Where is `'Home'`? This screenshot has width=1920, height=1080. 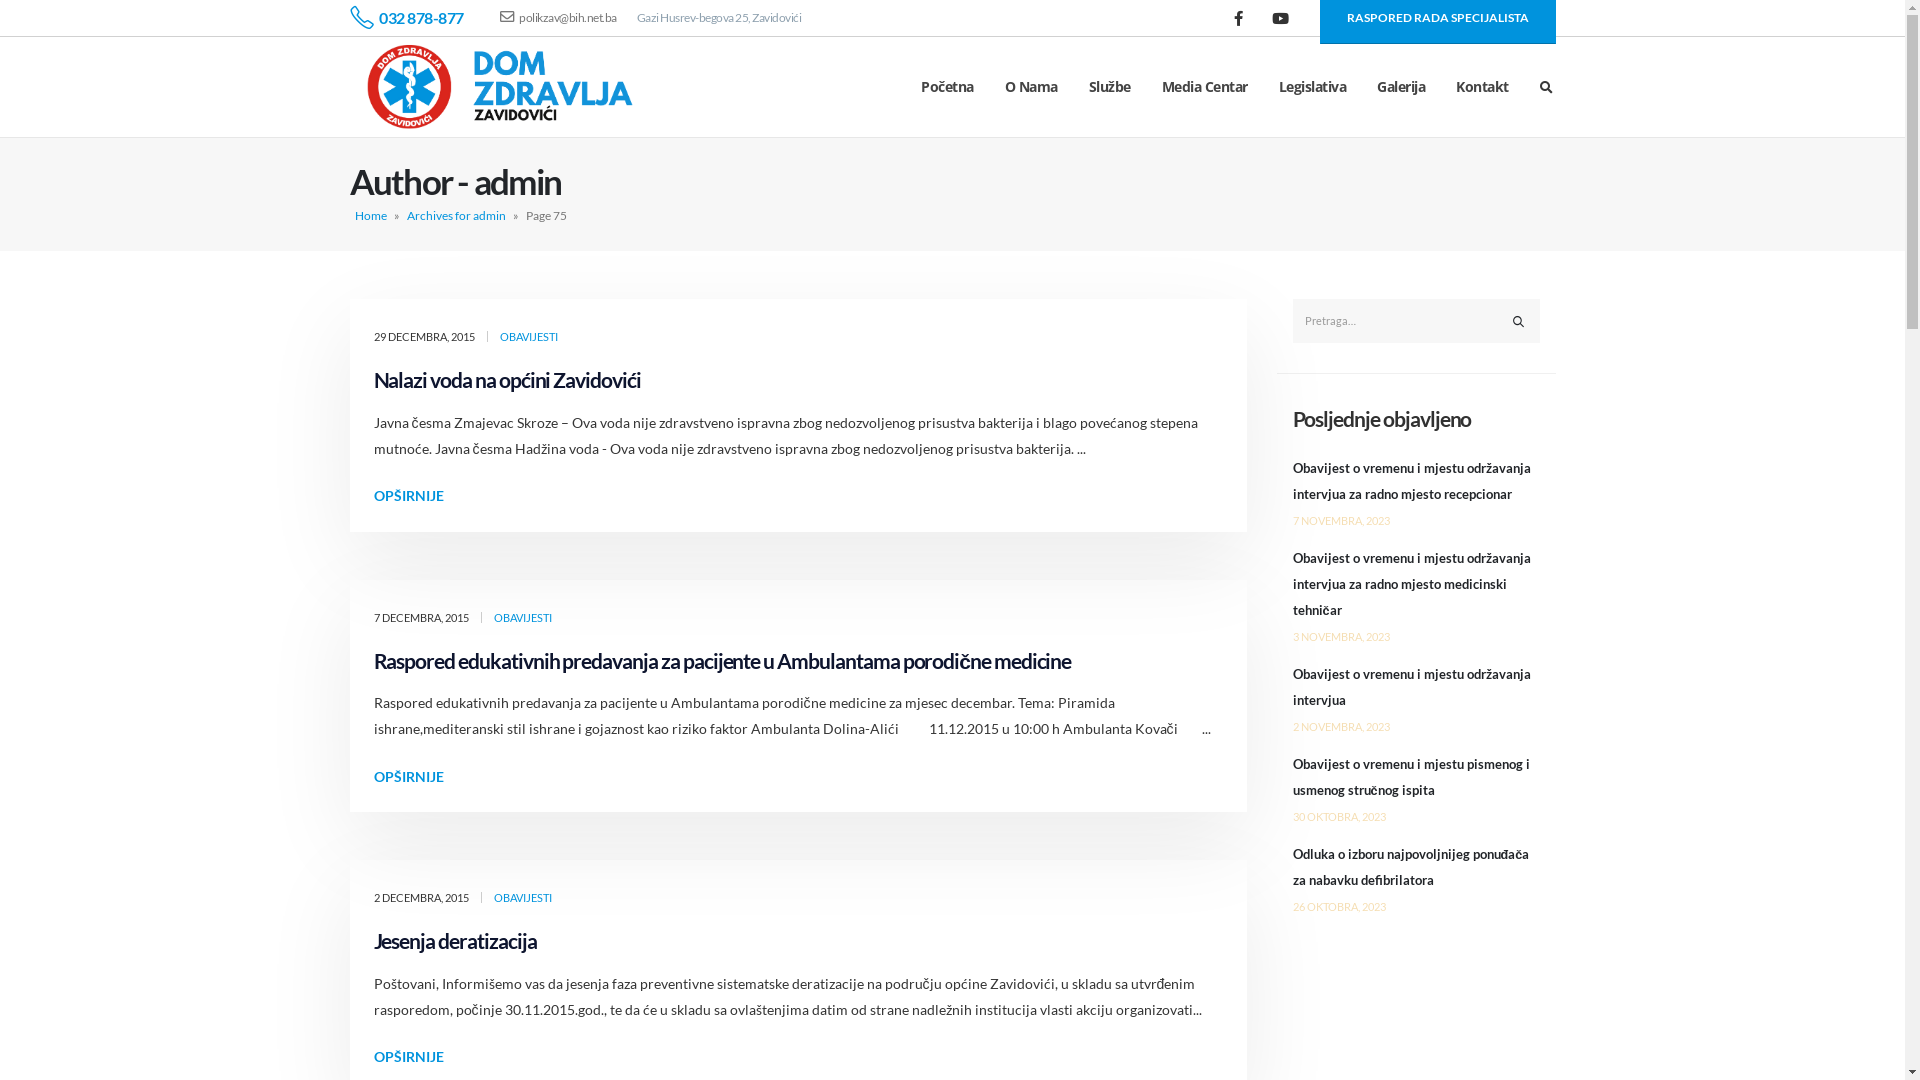 'Home' is located at coordinates (369, 215).